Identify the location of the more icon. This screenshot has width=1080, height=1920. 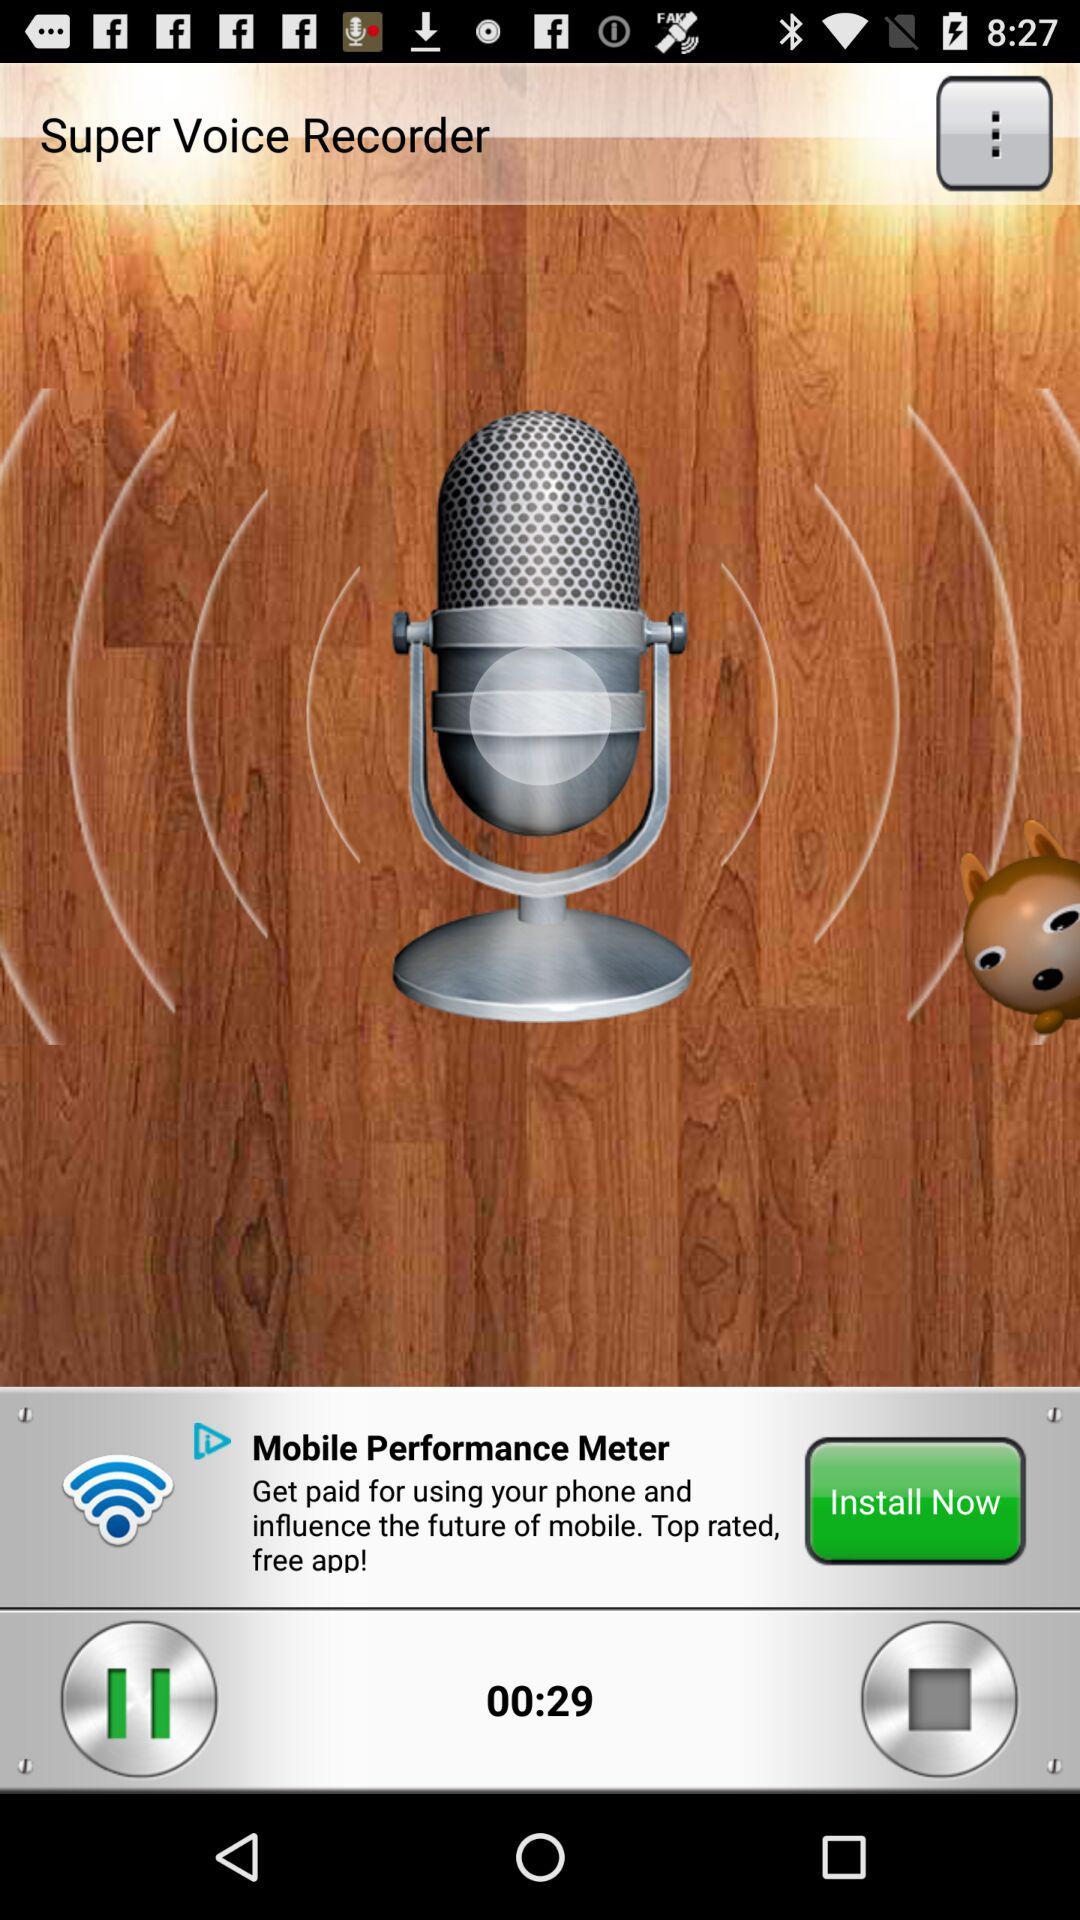
(994, 141).